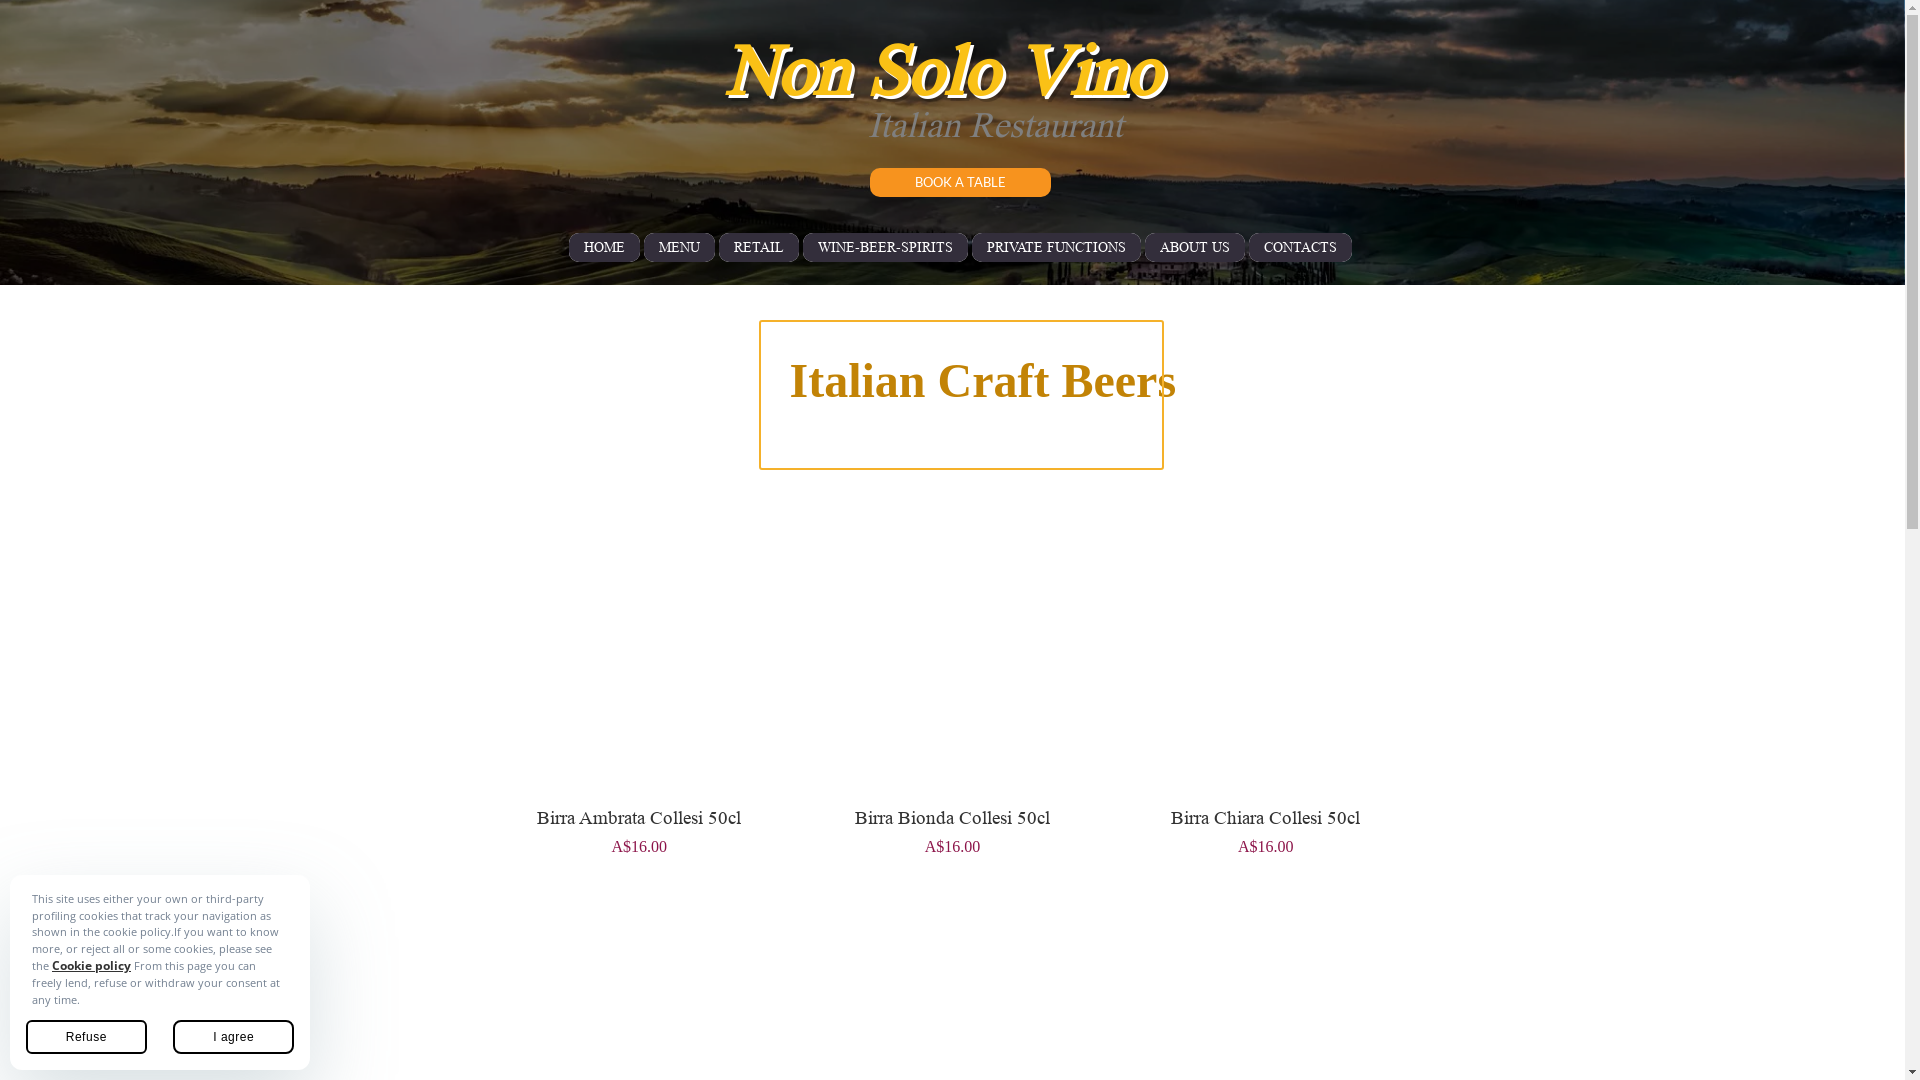 The width and height of the screenshot is (1920, 1080). I want to click on 'Cookie policy', so click(90, 964).